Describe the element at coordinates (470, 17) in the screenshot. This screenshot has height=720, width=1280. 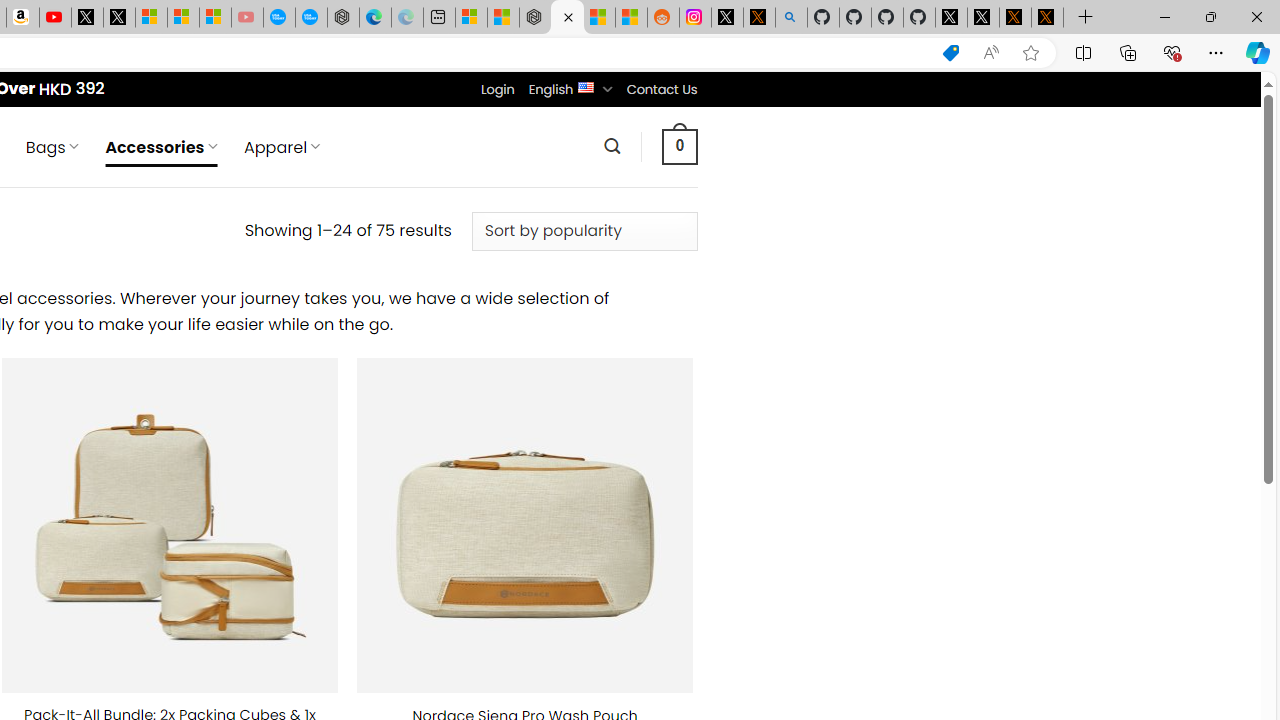
I see `'Microsoft account | Microsoft Account Privacy Settings'` at that location.